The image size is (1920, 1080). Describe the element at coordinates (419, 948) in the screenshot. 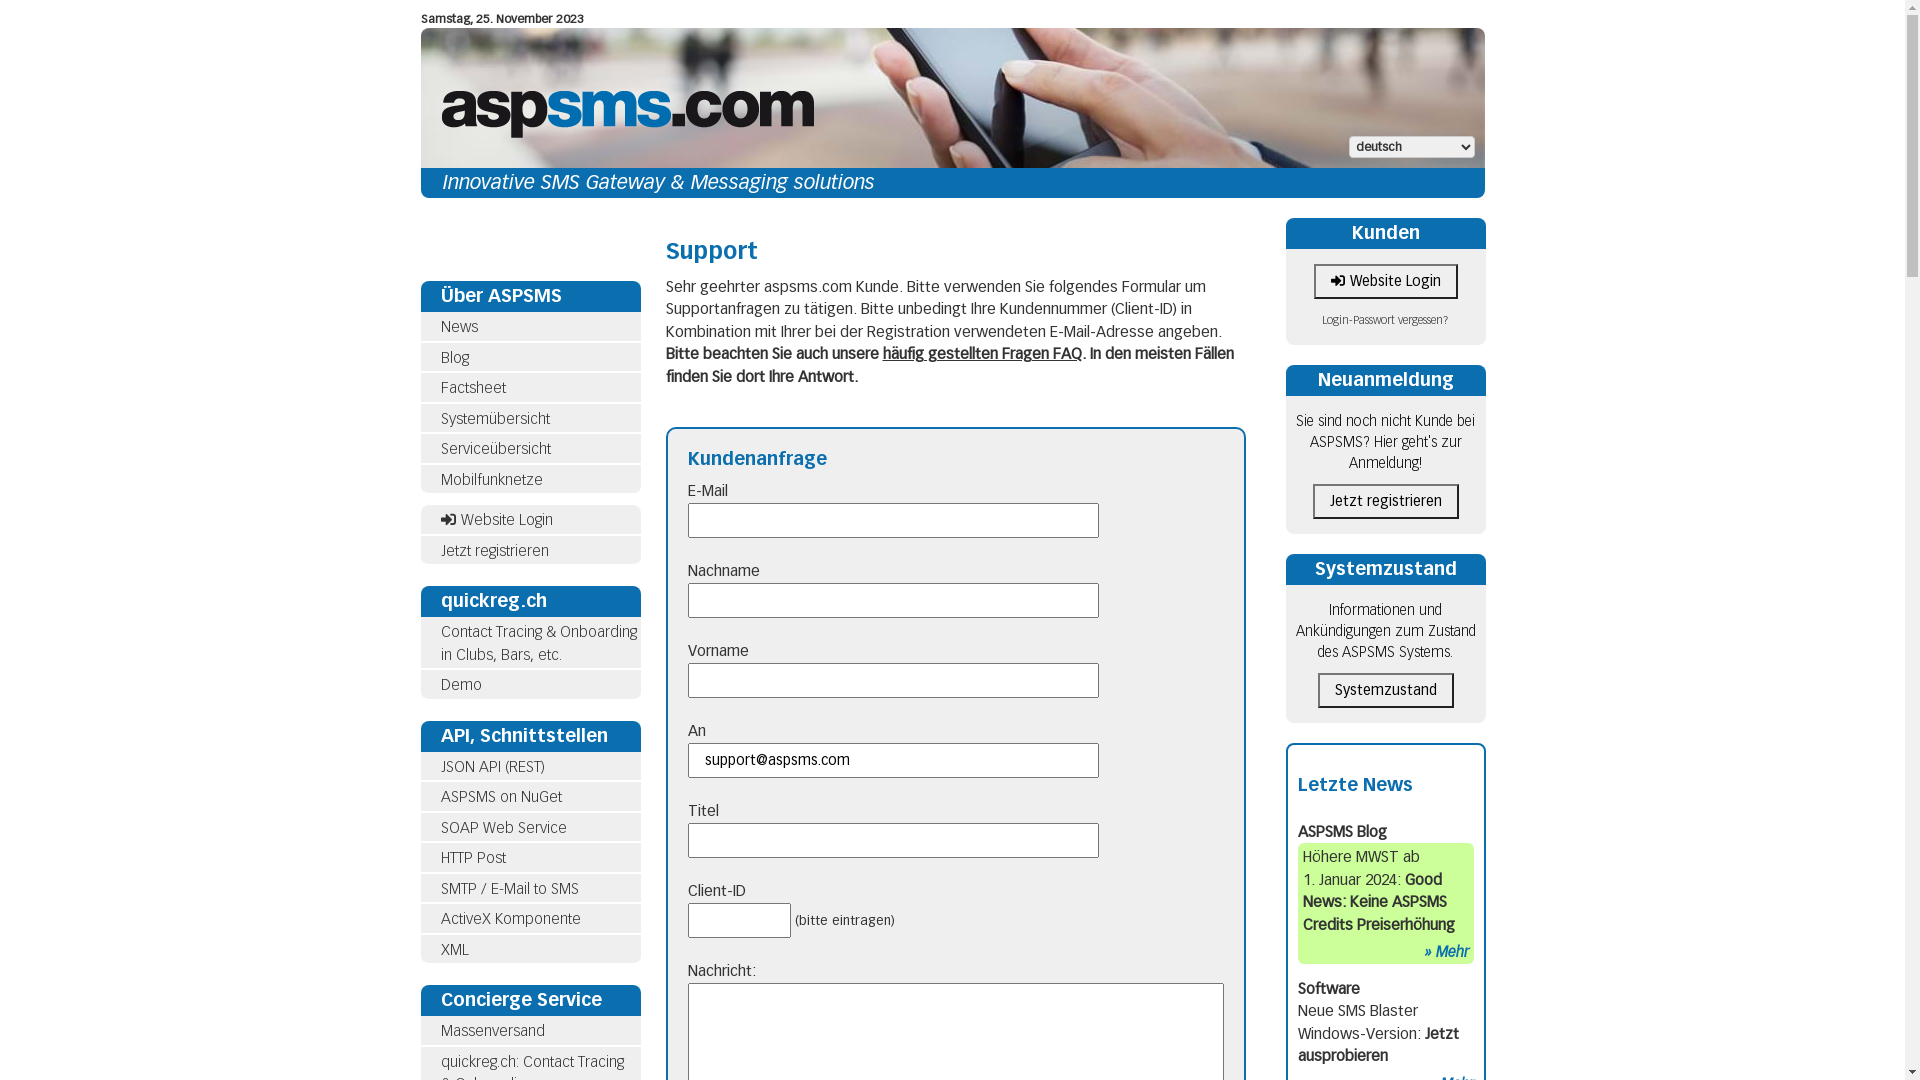

I see `'XML'` at that location.